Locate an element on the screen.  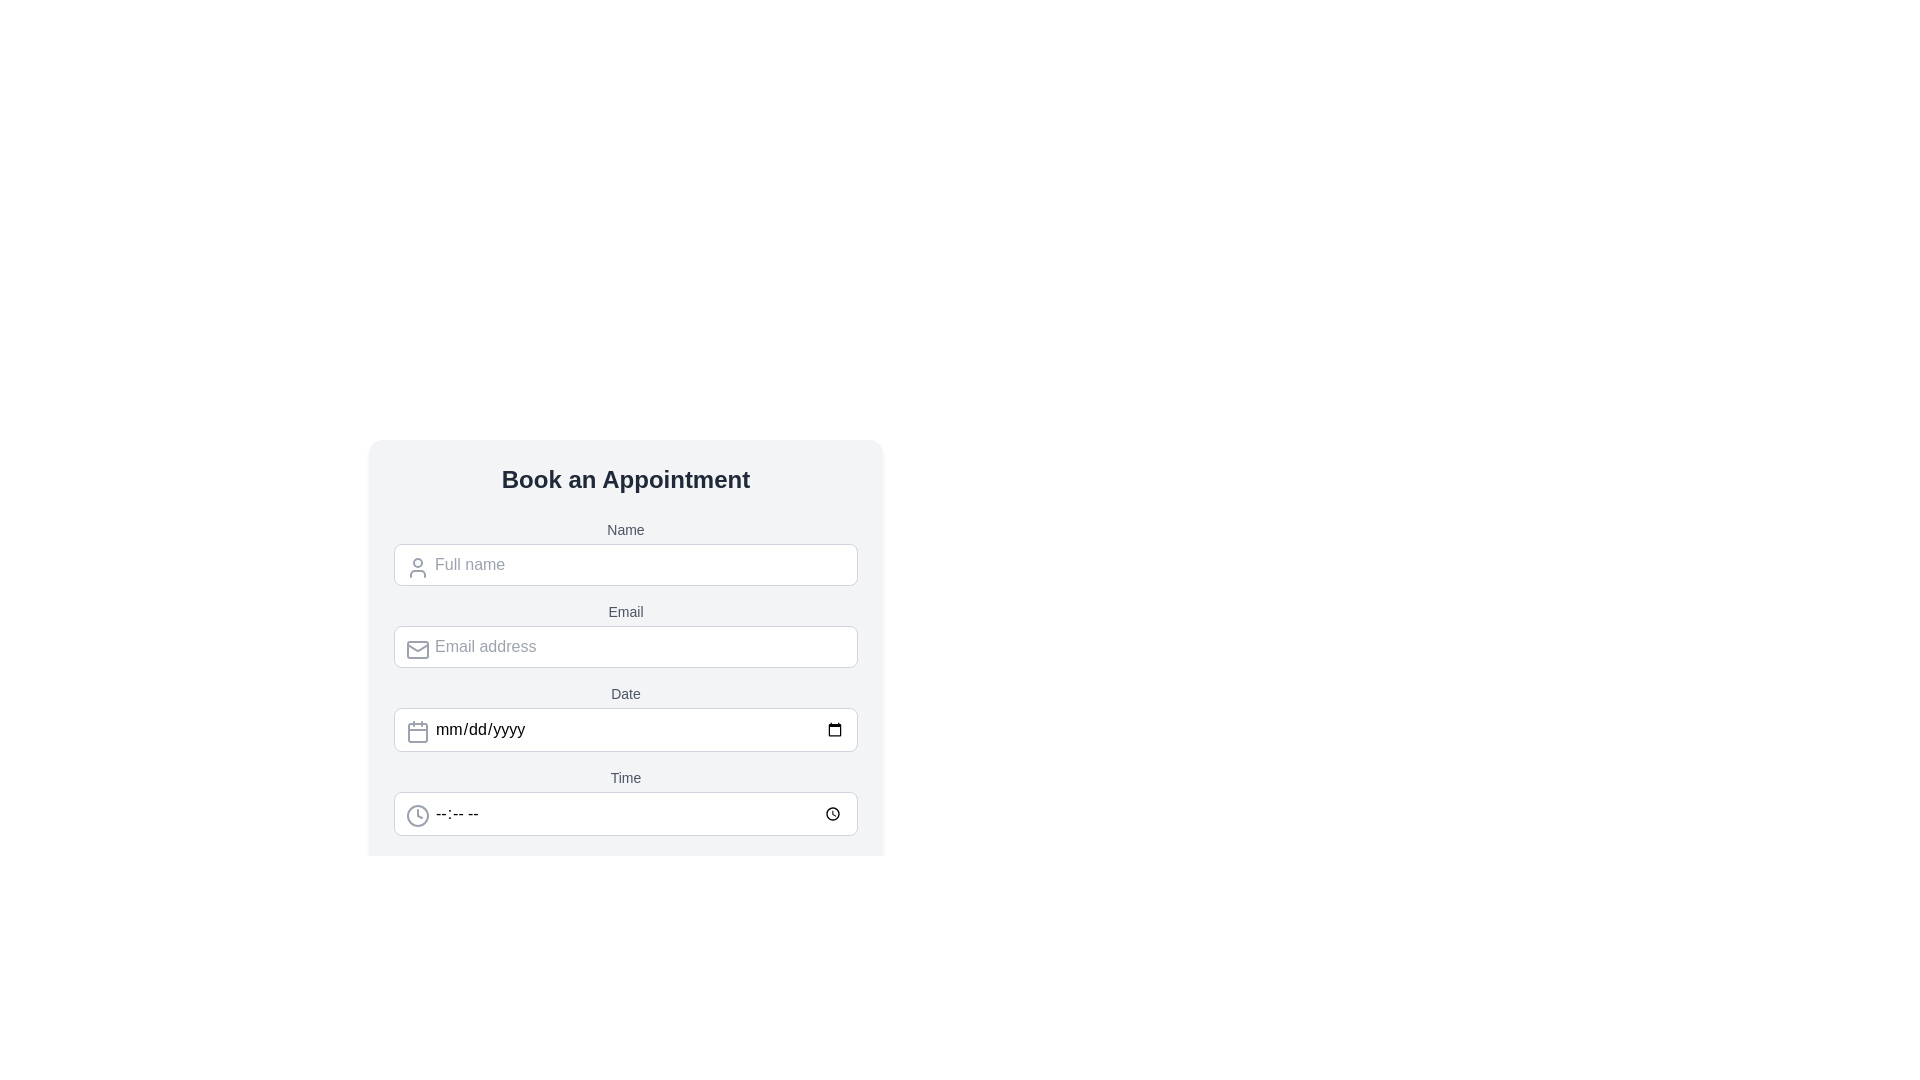
the small mail icon, which is a classic envelope shape styled in light gray and positioned in the left part of the email input field is located at coordinates (416, 650).